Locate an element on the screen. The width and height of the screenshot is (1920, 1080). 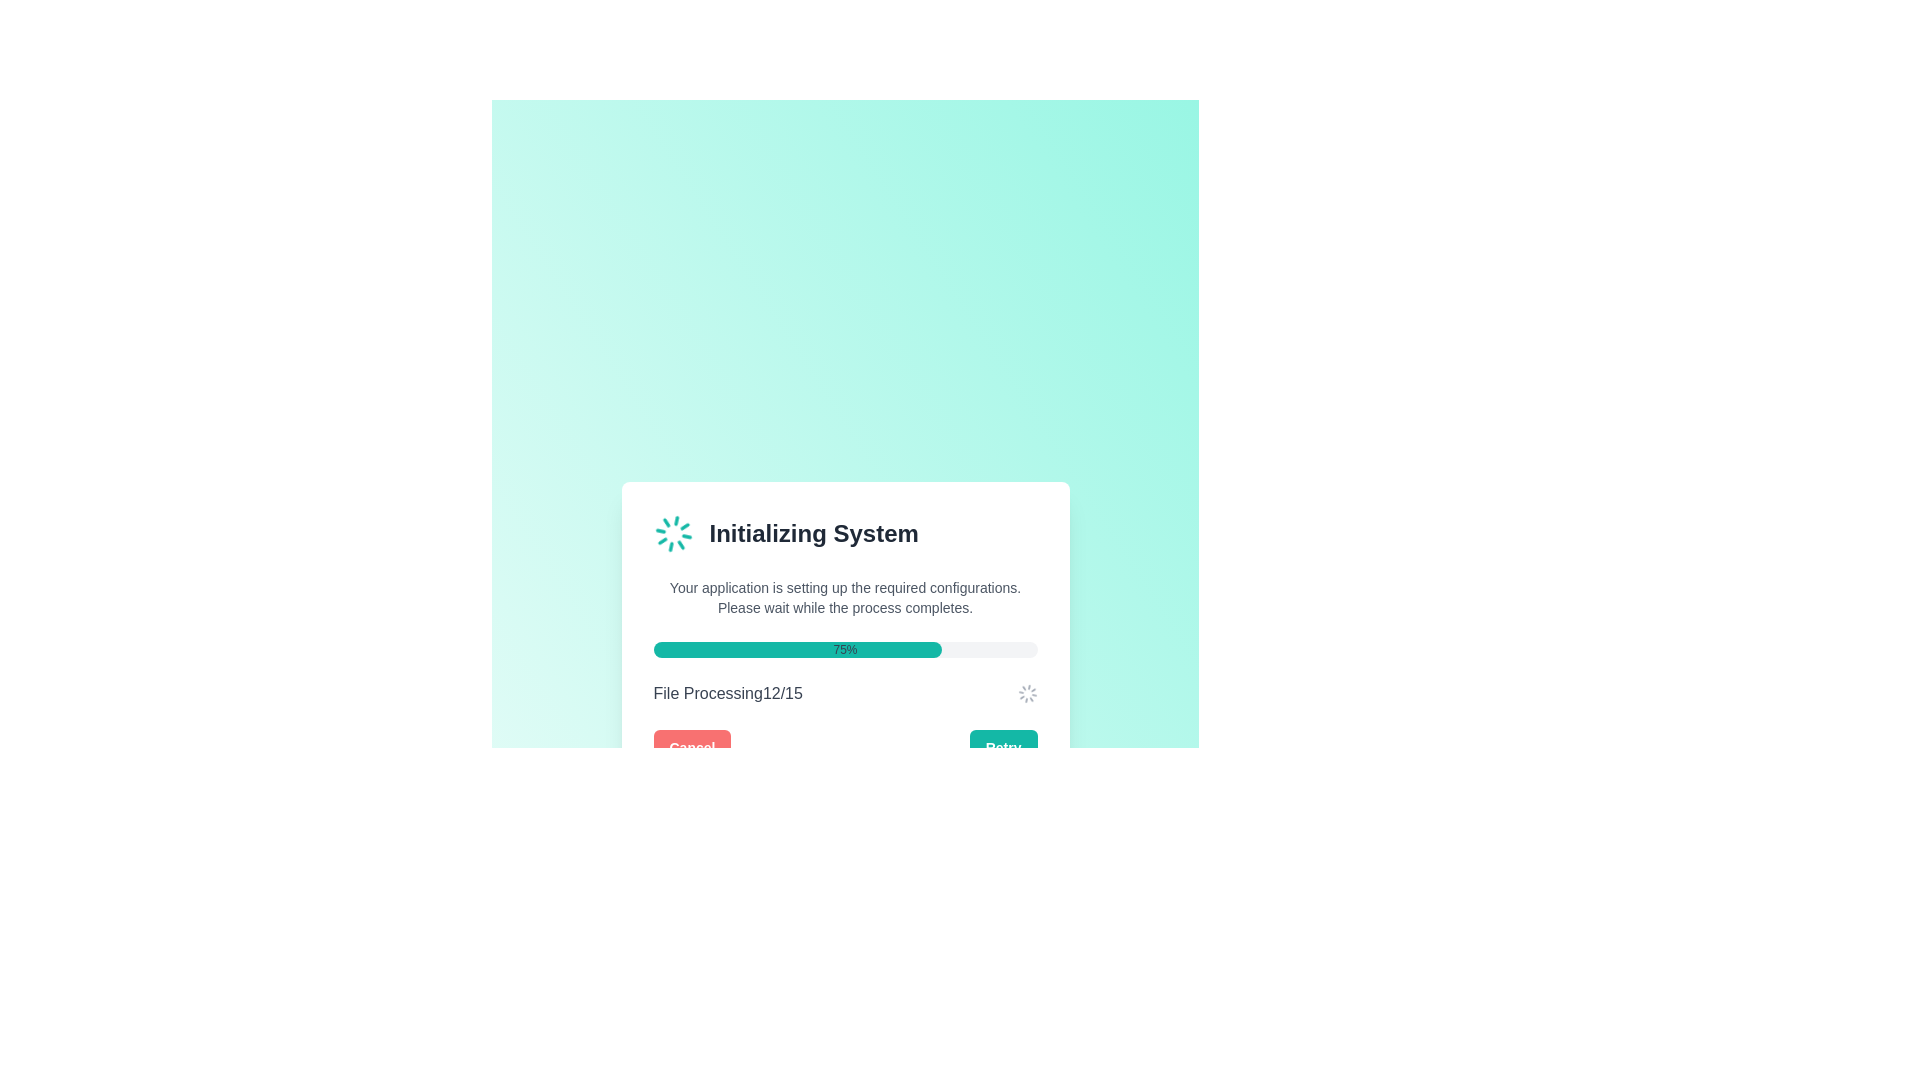
the text label '12/15', which indicates progress and is styled in a sans-serif font with a dark color, located to the right of 'File Processing' in the progress tracking area is located at coordinates (781, 693).